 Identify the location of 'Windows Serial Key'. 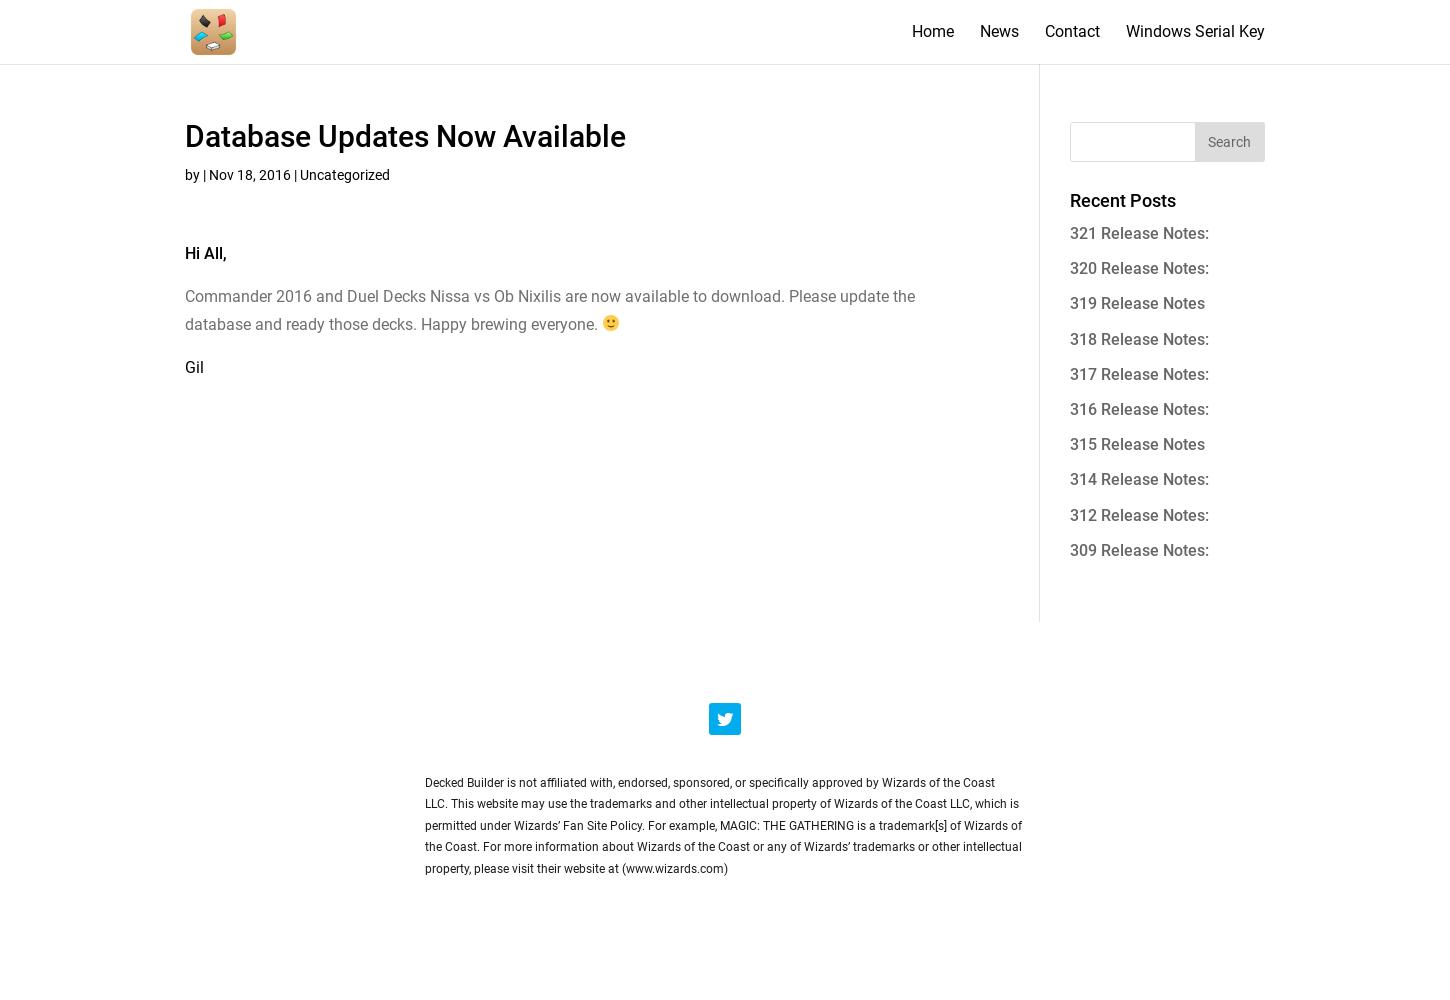
(1194, 31).